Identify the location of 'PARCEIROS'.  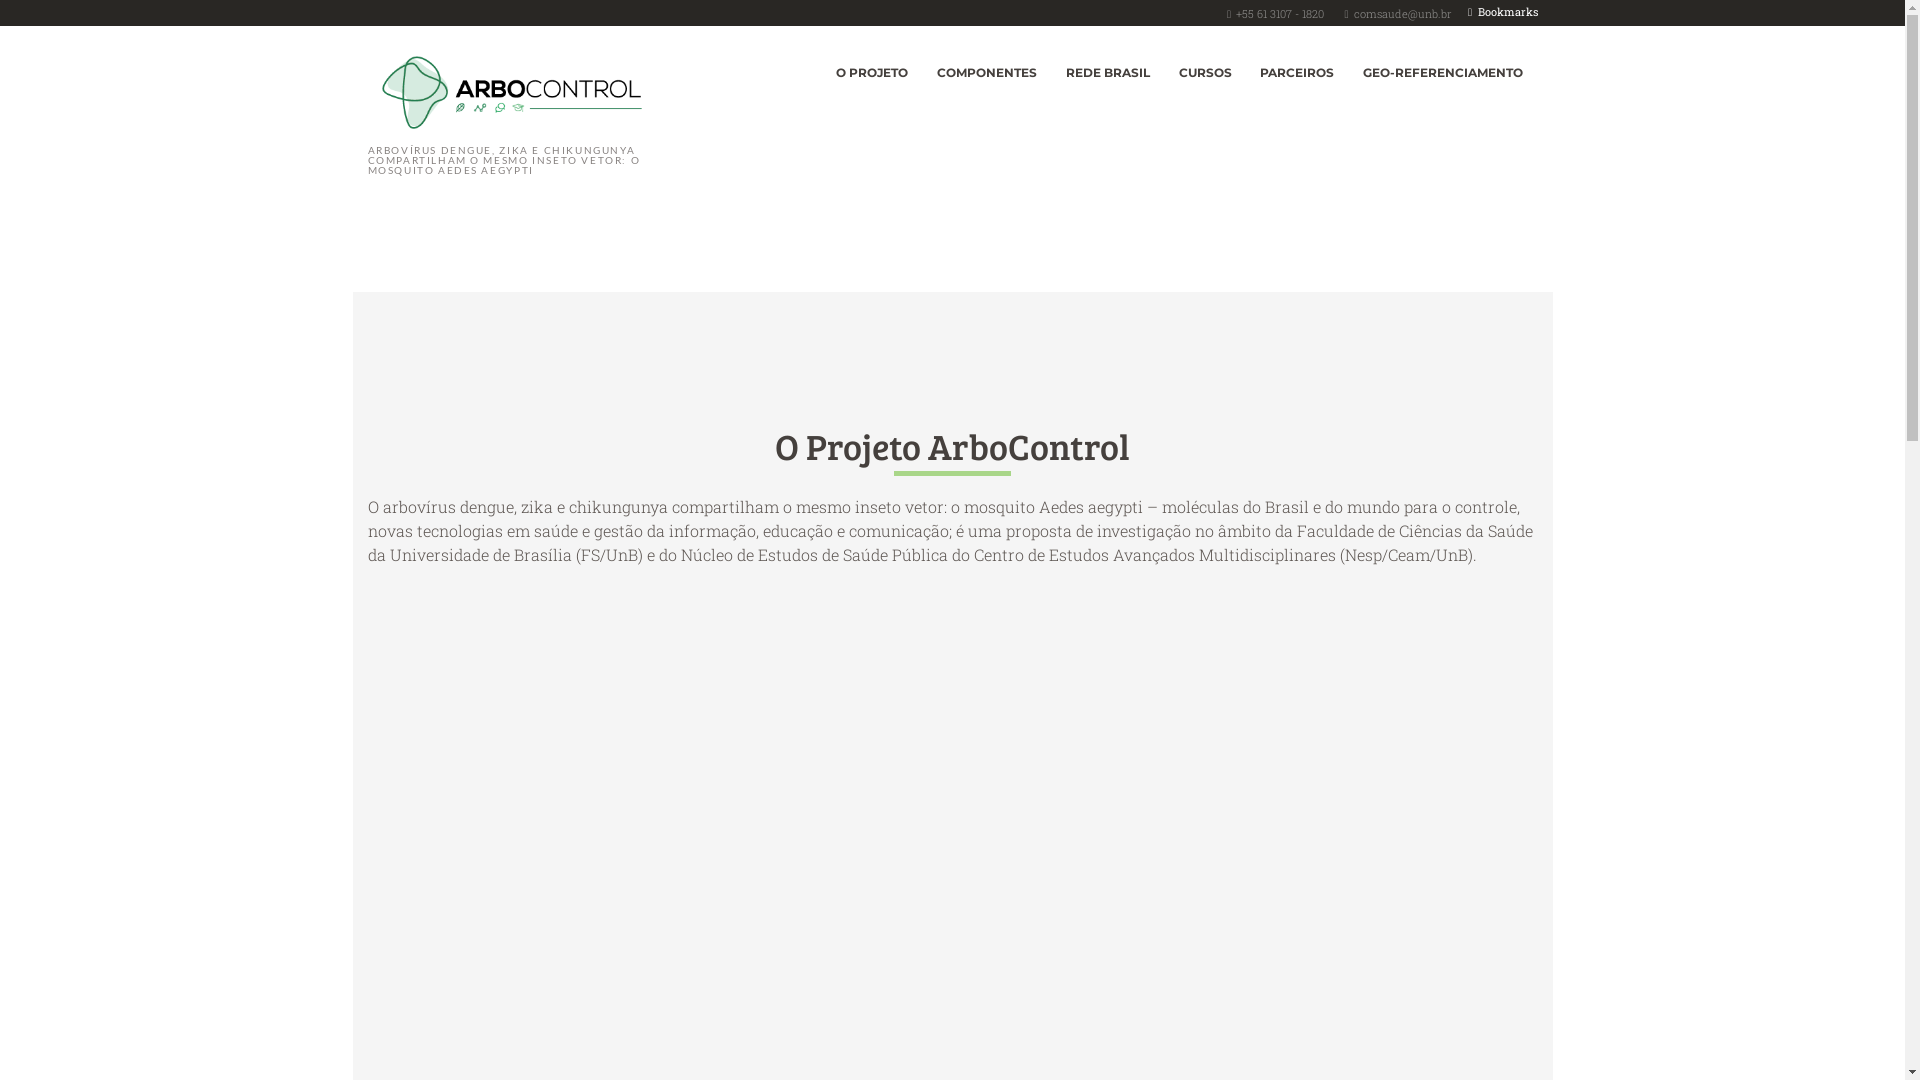
(1297, 72).